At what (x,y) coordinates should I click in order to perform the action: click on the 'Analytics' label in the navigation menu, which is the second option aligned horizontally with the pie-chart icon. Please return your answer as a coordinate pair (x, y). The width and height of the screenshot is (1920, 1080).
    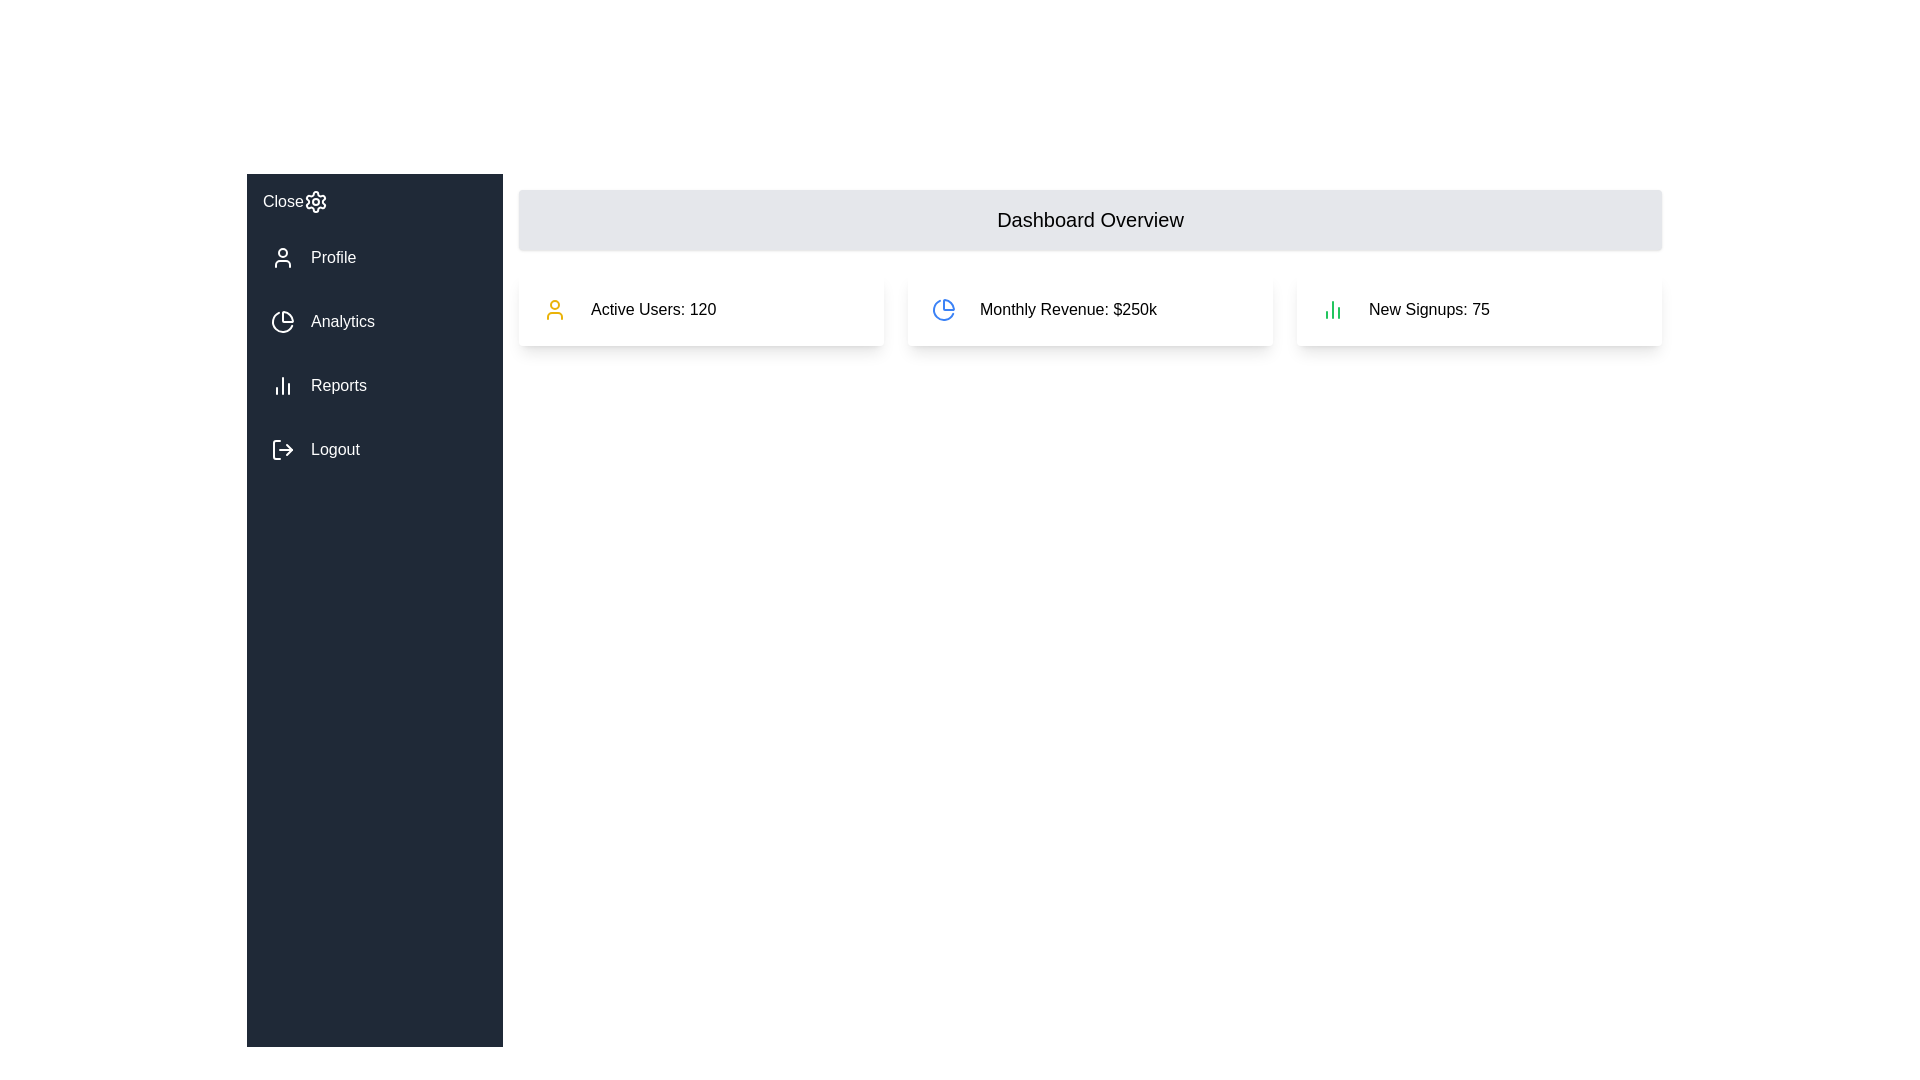
    Looking at the image, I should click on (343, 320).